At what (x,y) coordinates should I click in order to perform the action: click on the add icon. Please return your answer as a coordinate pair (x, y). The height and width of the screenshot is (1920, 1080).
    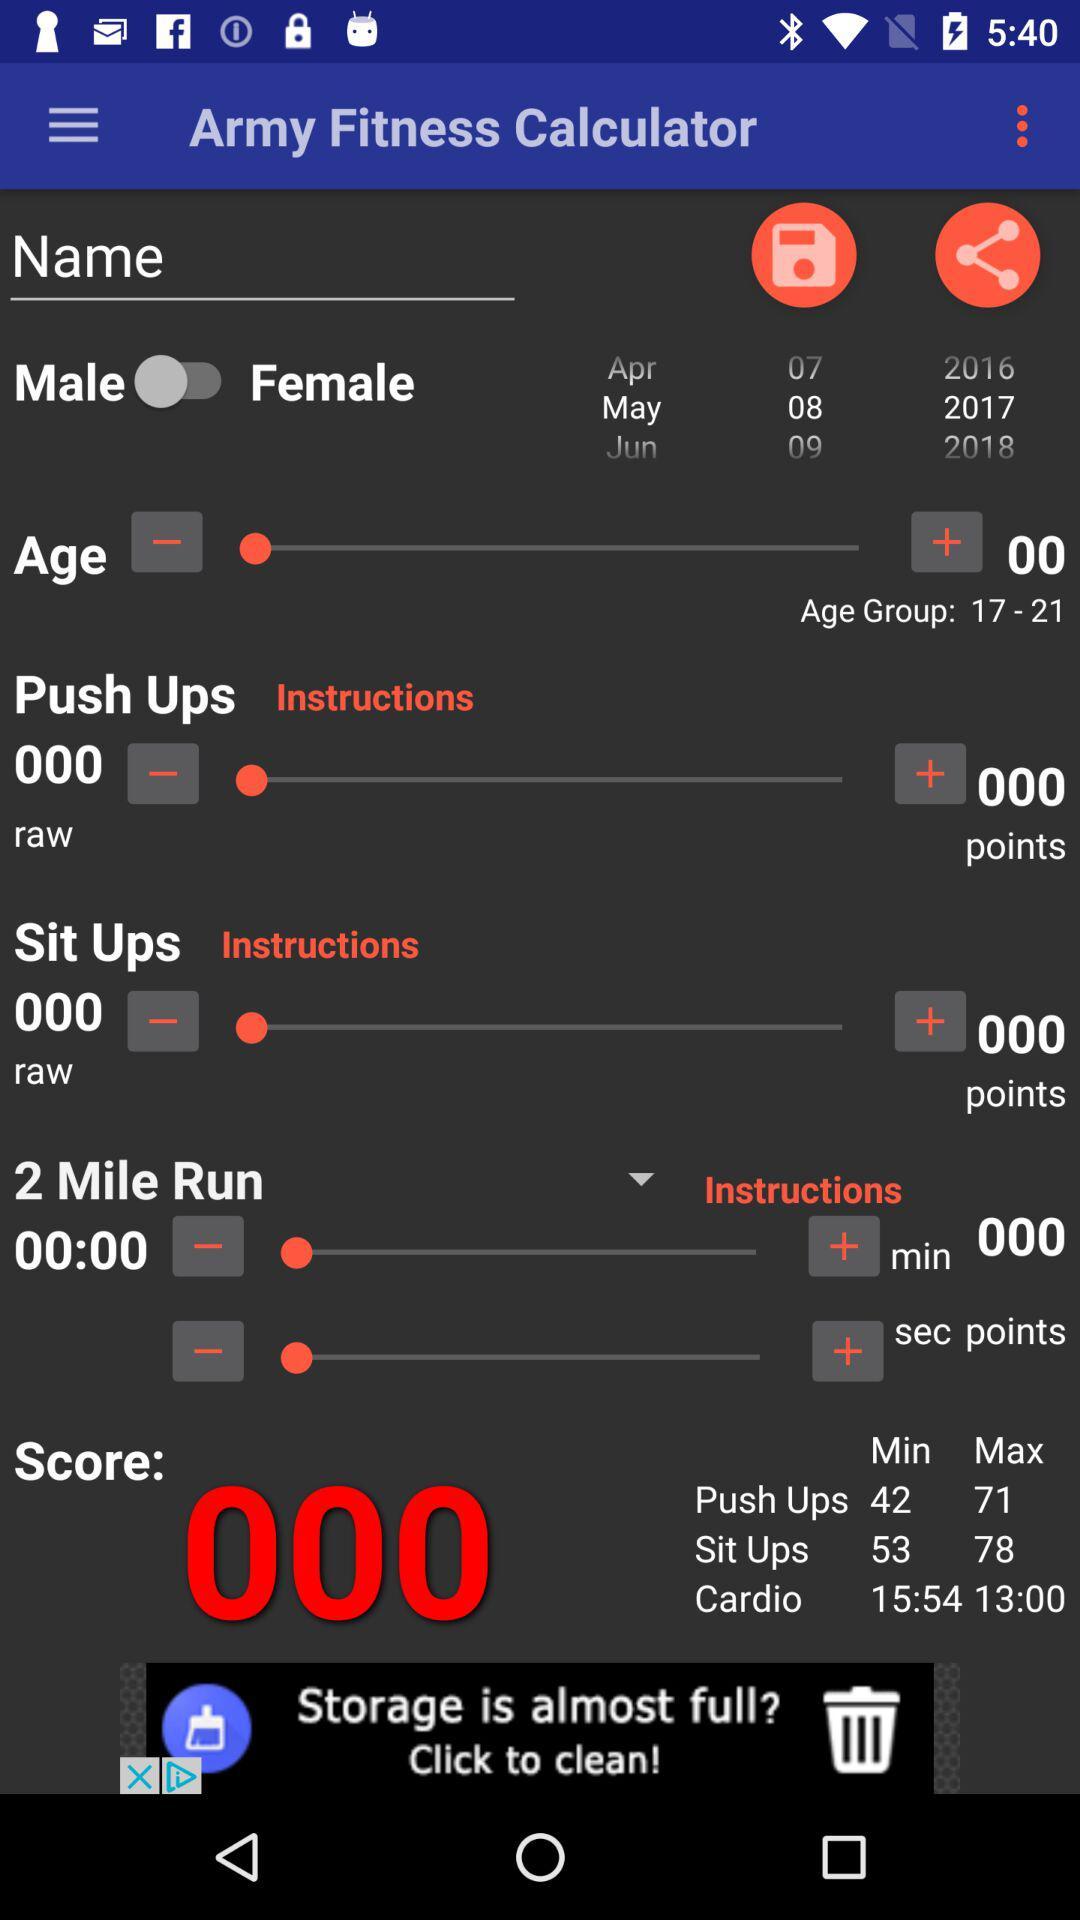
    Looking at the image, I should click on (844, 1245).